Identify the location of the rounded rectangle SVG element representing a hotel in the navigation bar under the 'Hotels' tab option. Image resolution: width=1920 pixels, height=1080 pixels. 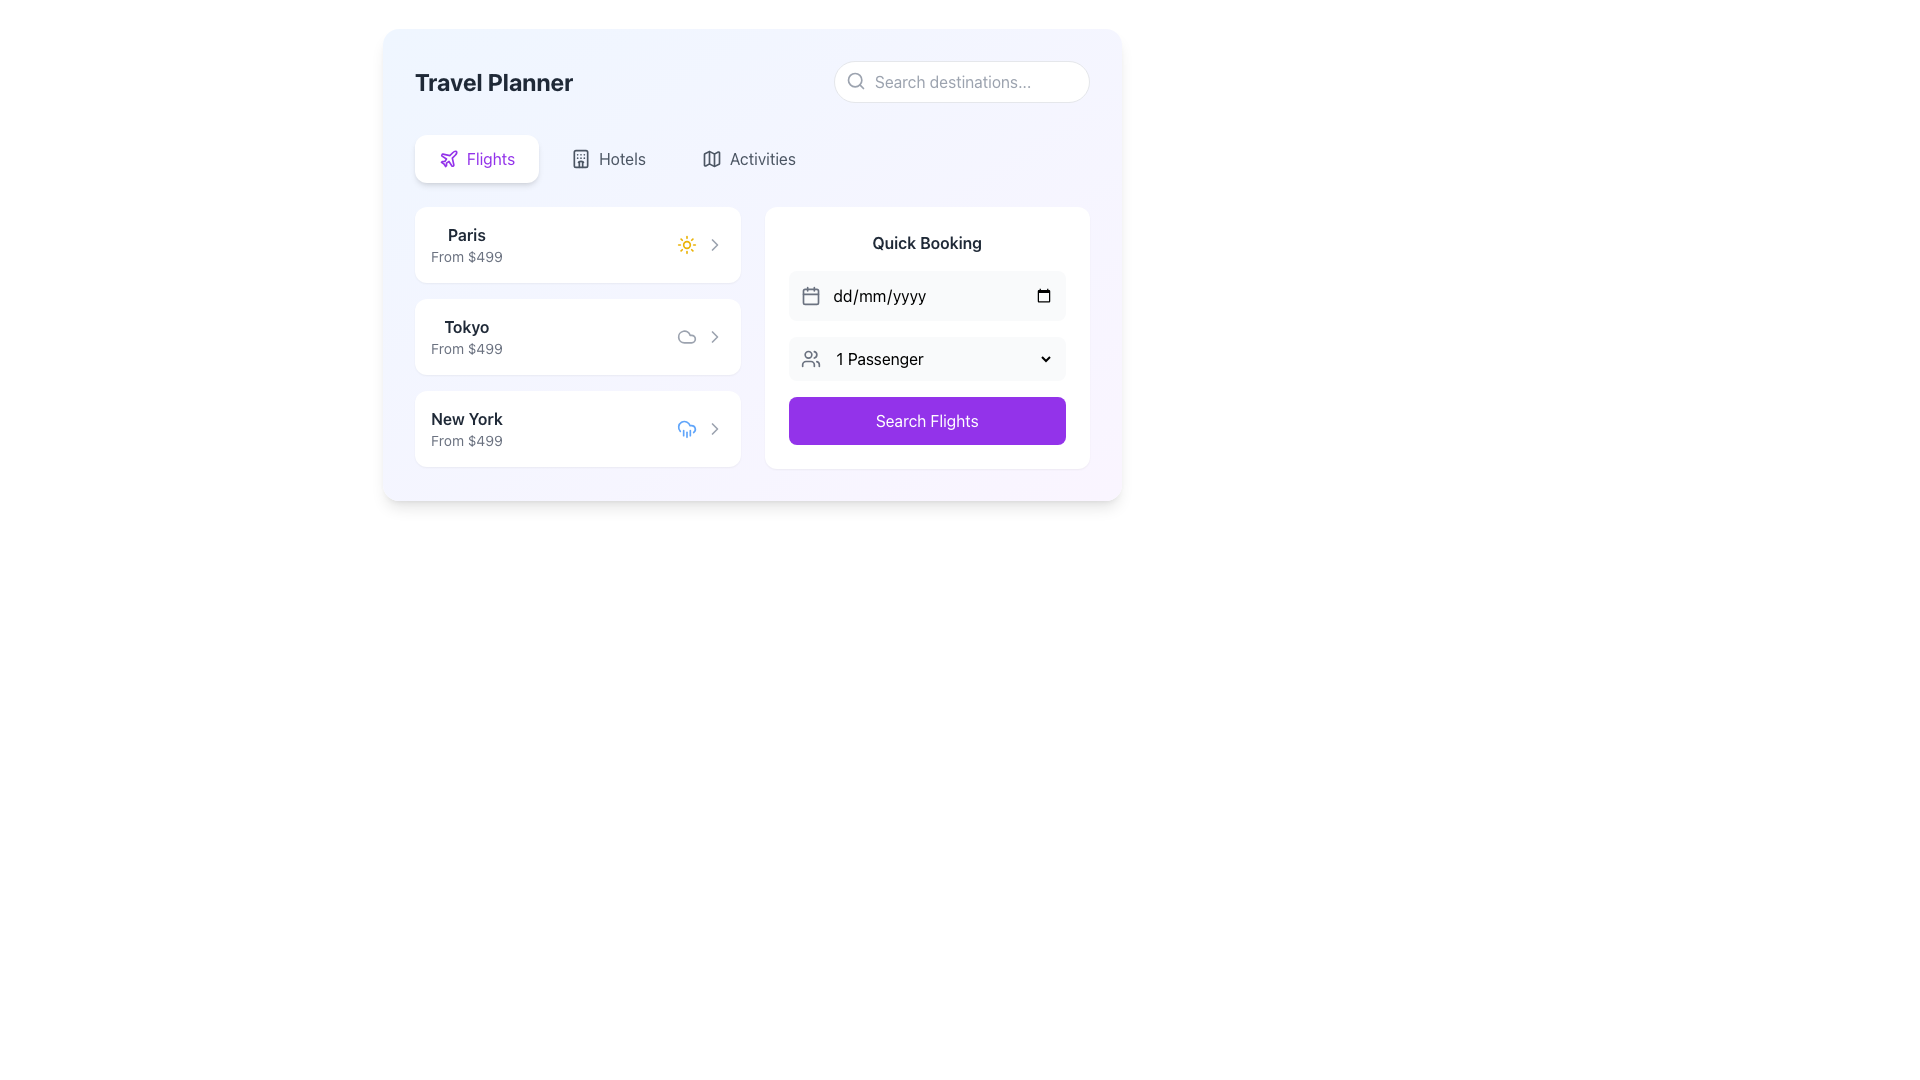
(580, 157).